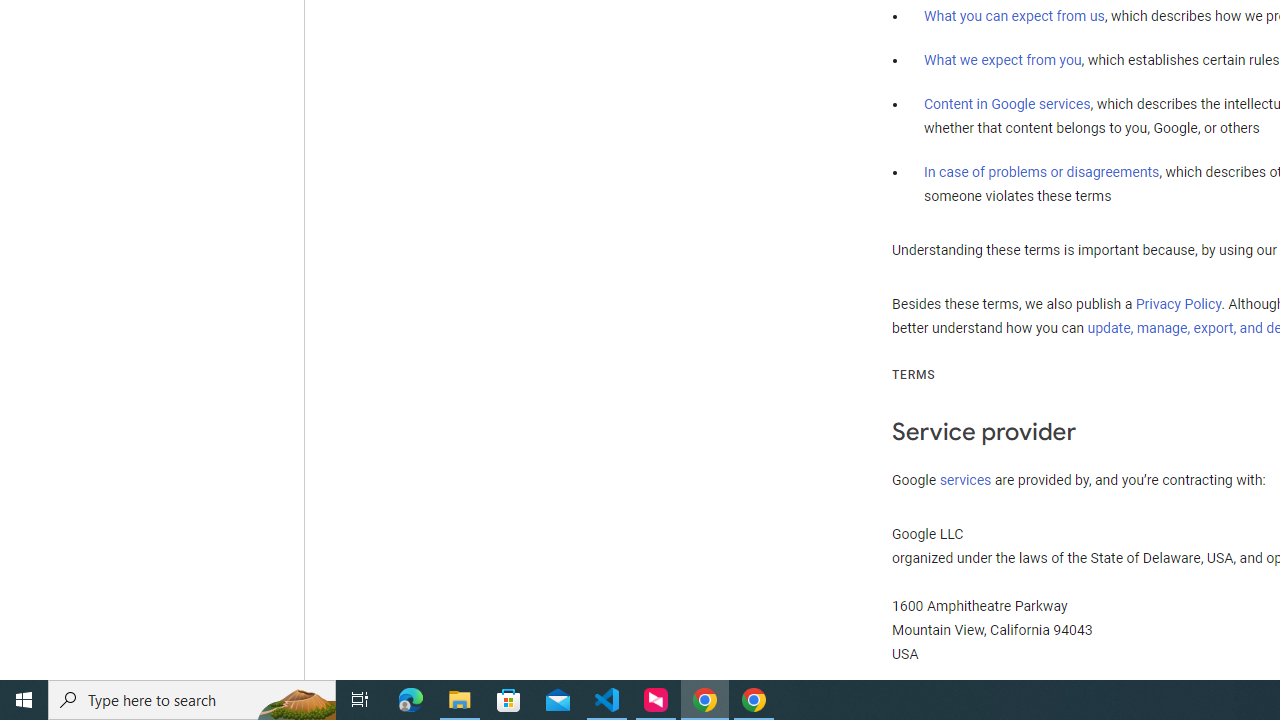 Image resolution: width=1280 pixels, height=720 pixels. What do you see at coordinates (1014, 16) in the screenshot?
I see `'What you can expect from us'` at bounding box center [1014, 16].